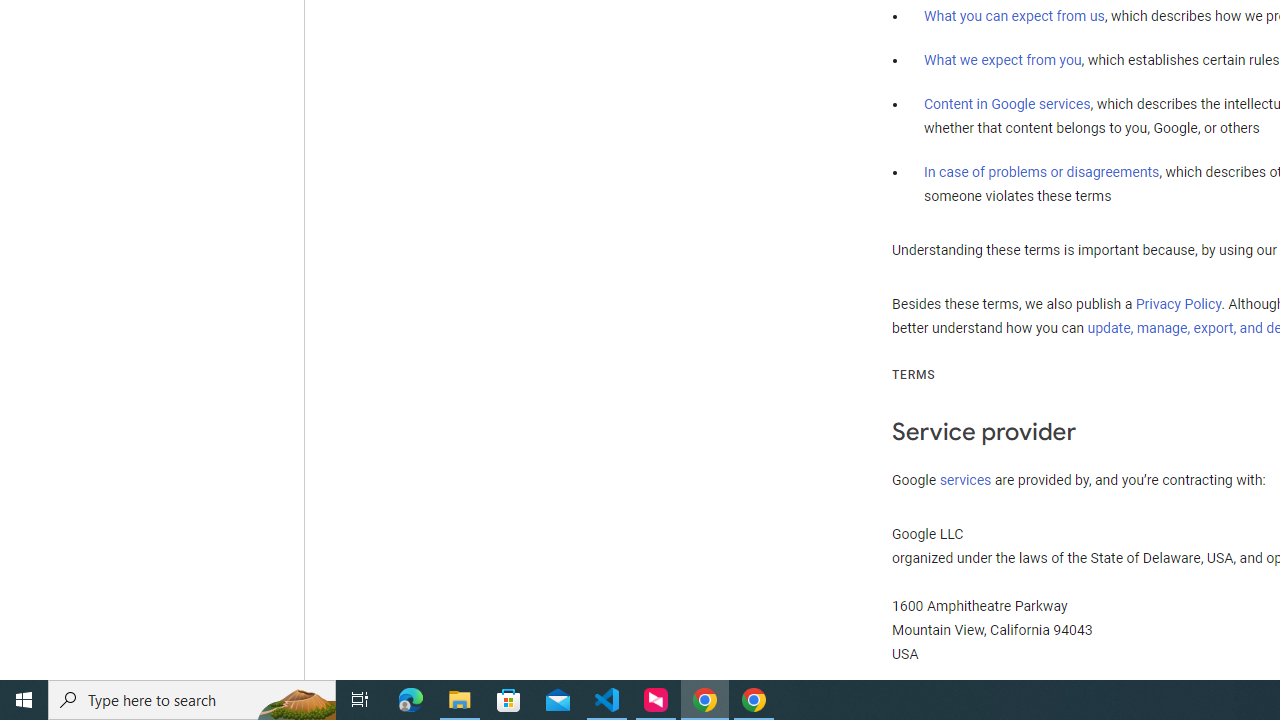 Image resolution: width=1280 pixels, height=720 pixels. What do you see at coordinates (1014, 16) in the screenshot?
I see `'What you can expect from us'` at bounding box center [1014, 16].